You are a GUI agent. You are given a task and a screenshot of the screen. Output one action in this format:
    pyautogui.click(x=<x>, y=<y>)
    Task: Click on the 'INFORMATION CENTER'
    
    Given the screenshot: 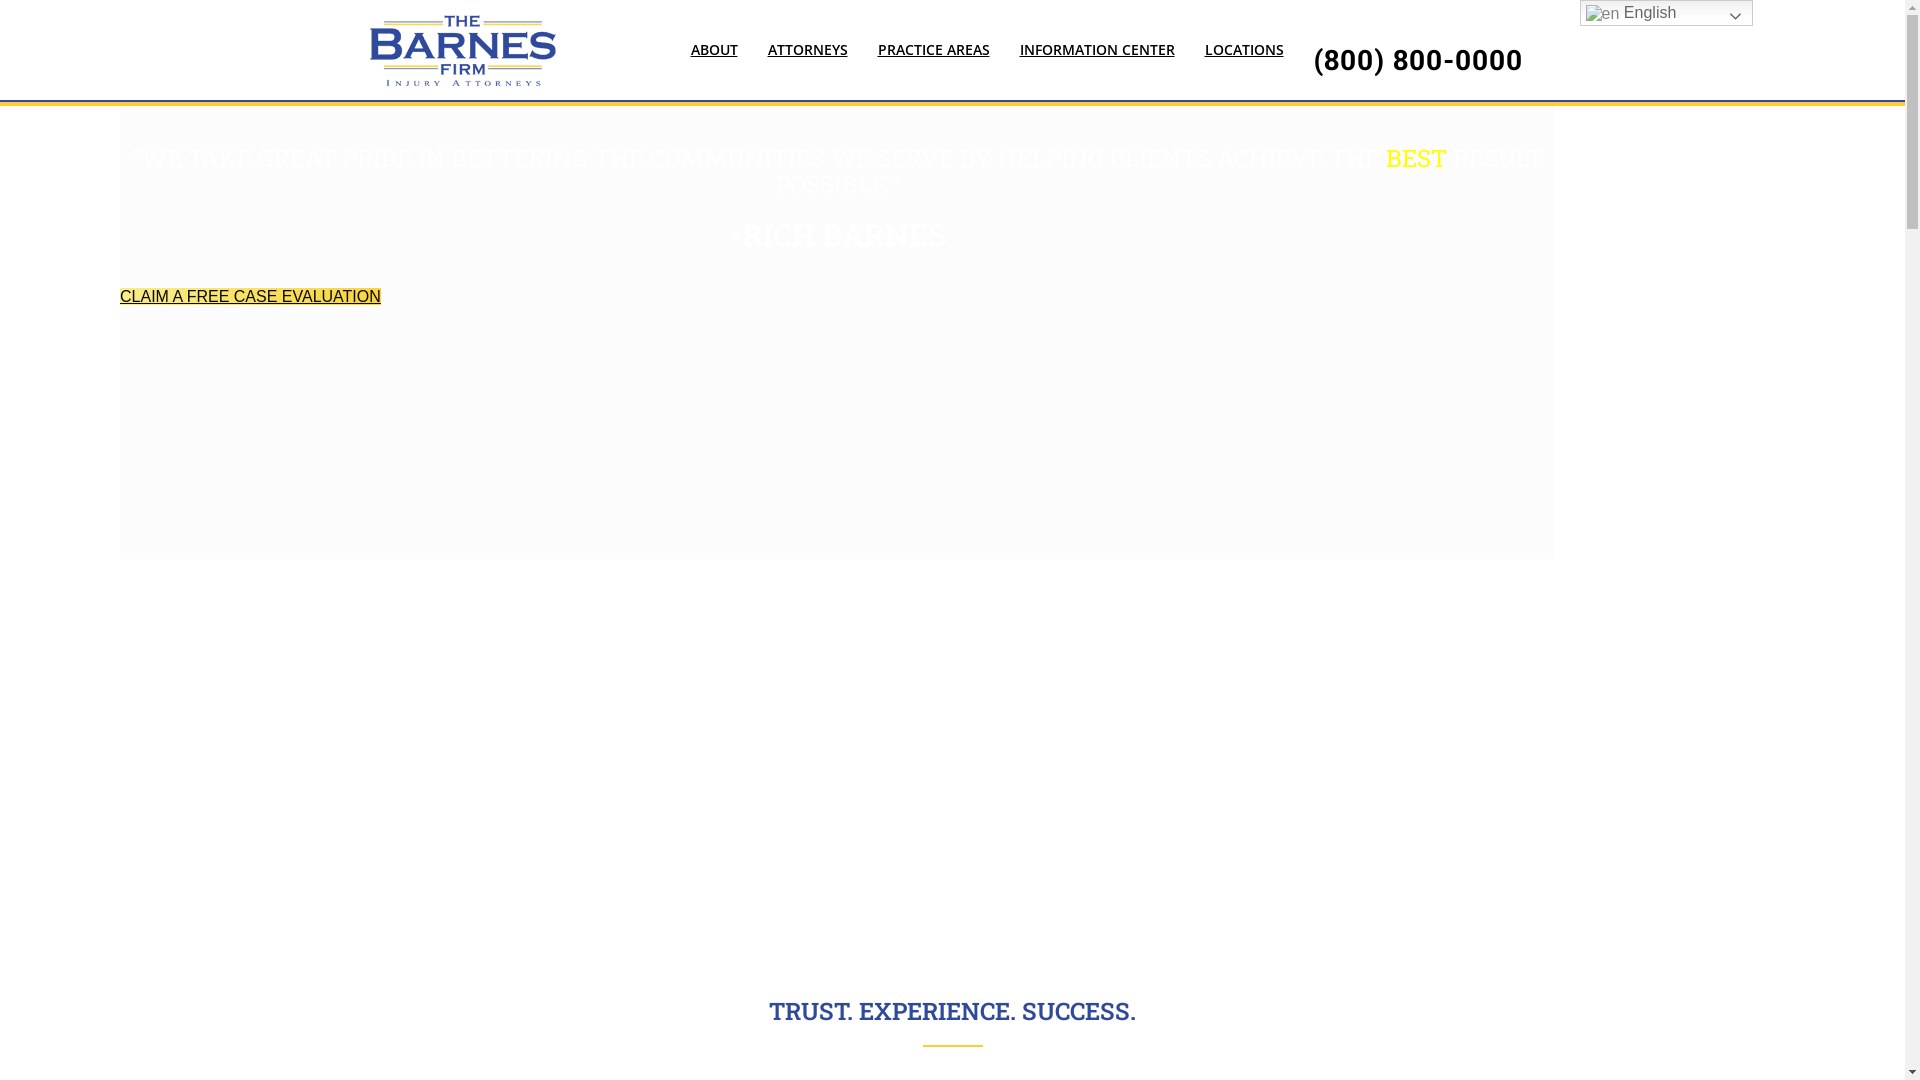 What is the action you would take?
    pyautogui.click(x=1003, y=48)
    